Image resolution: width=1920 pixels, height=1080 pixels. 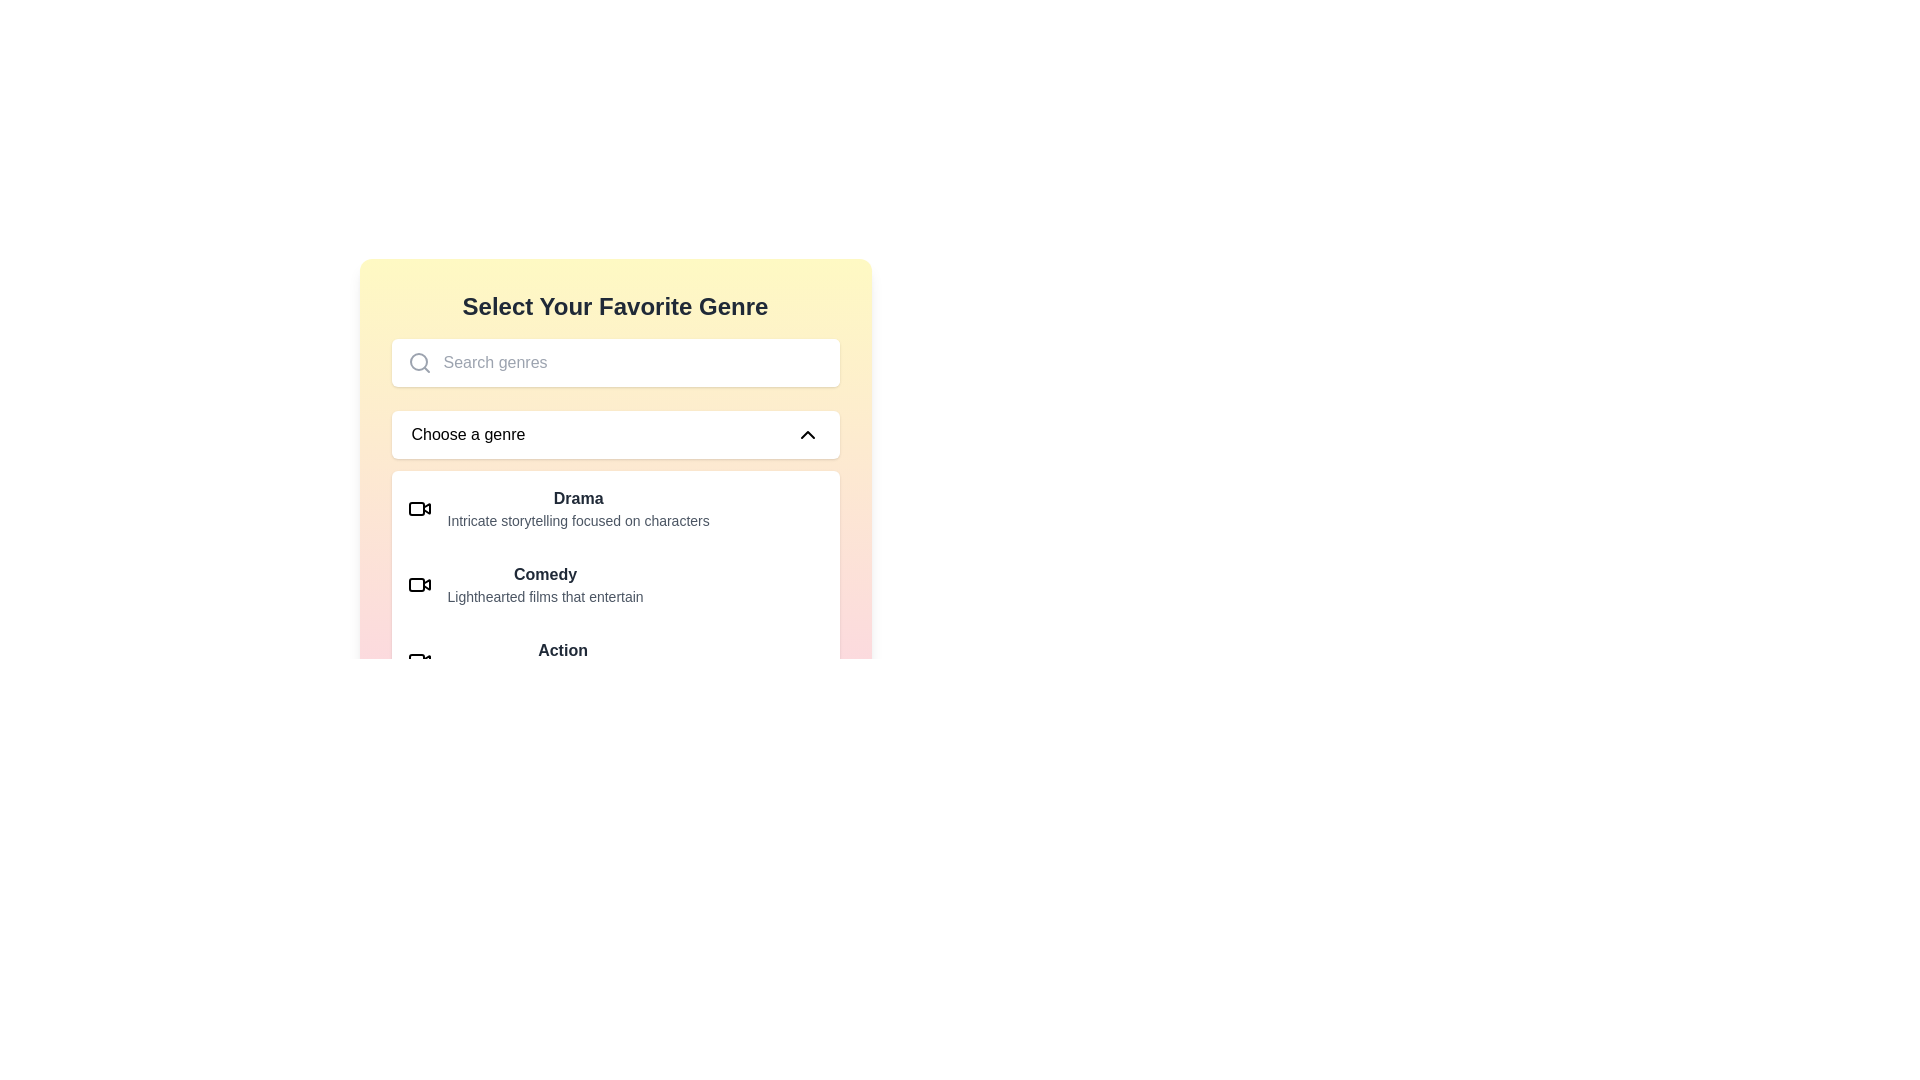 I want to click on 'Action' genre text label, which is the third item in the list of movie genres, positioned above the descriptive text, so click(x=562, y=651).